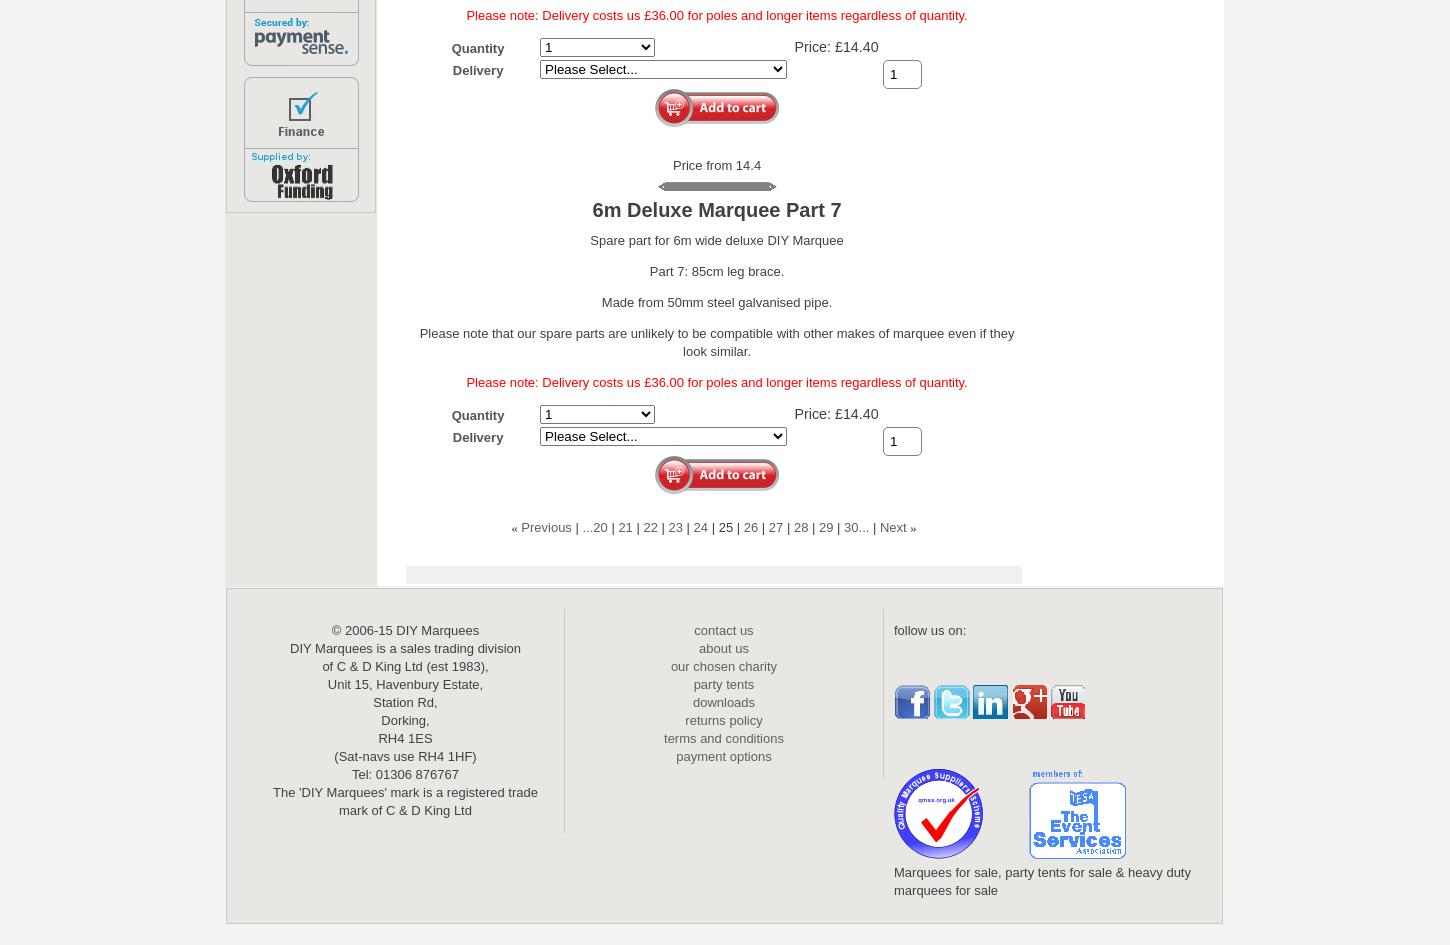 Image resolution: width=1450 pixels, height=945 pixels. Describe the element at coordinates (582, 526) in the screenshot. I see `'...20'` at that location.